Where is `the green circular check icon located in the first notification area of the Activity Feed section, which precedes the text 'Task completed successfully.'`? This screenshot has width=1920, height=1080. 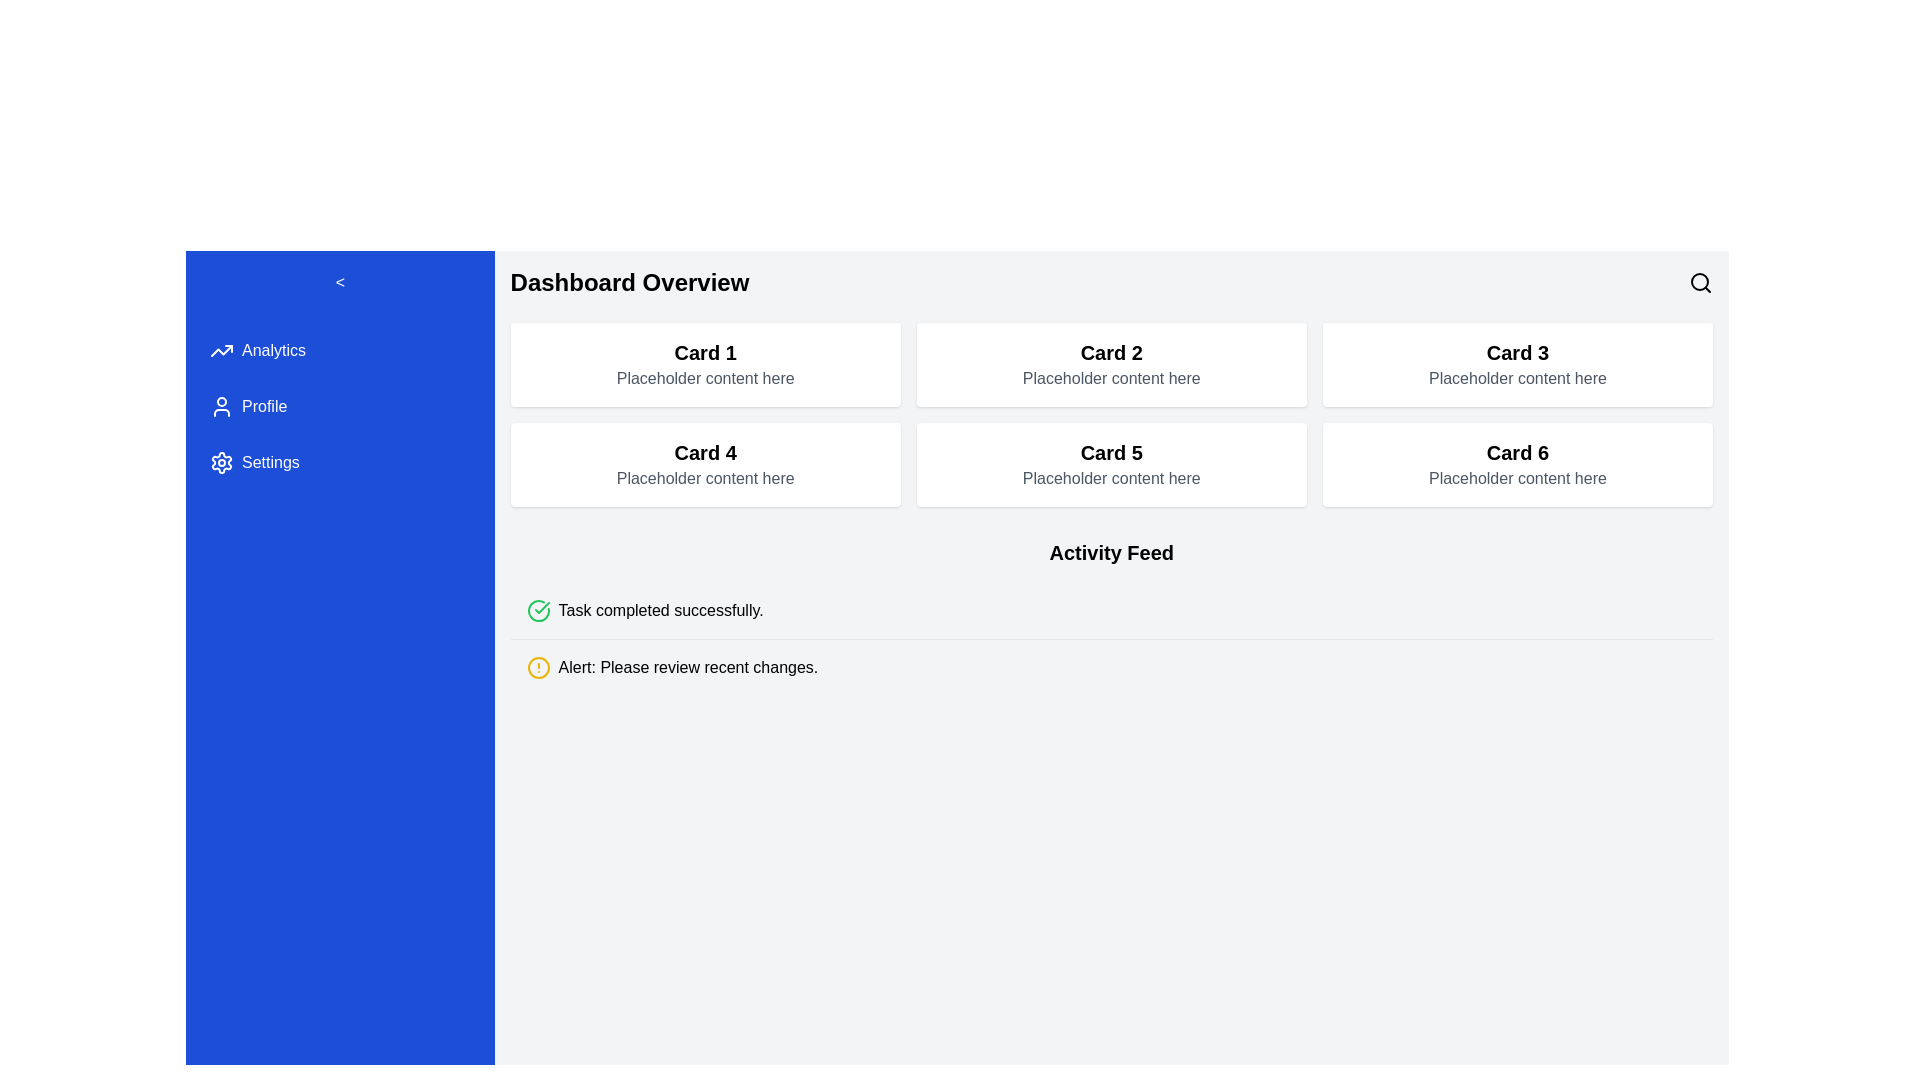
the green circular check icon located in the first notification area of the Activity Feed section, which precedes the text 'Task completed successfully.' is located at coordinates (538, 609).